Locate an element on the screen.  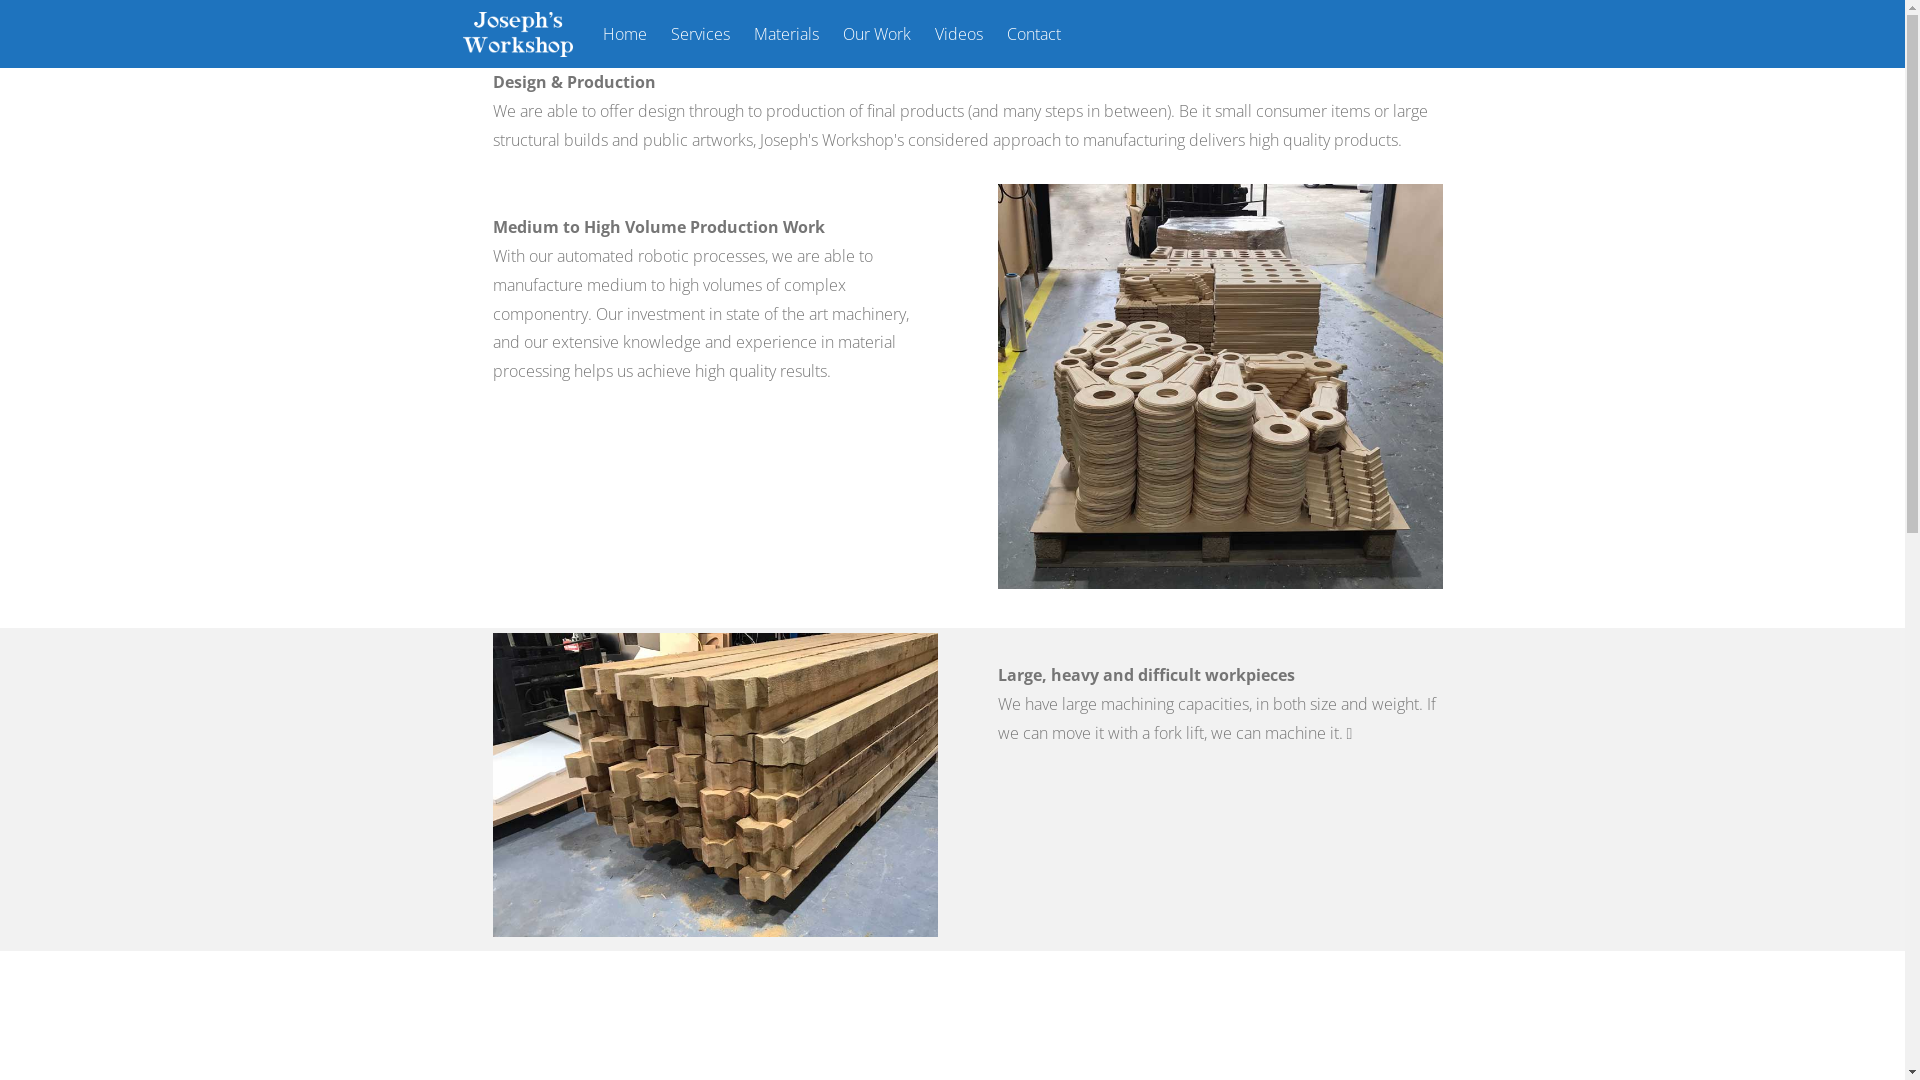
'Our Work' is located at coordinates (877, 34).